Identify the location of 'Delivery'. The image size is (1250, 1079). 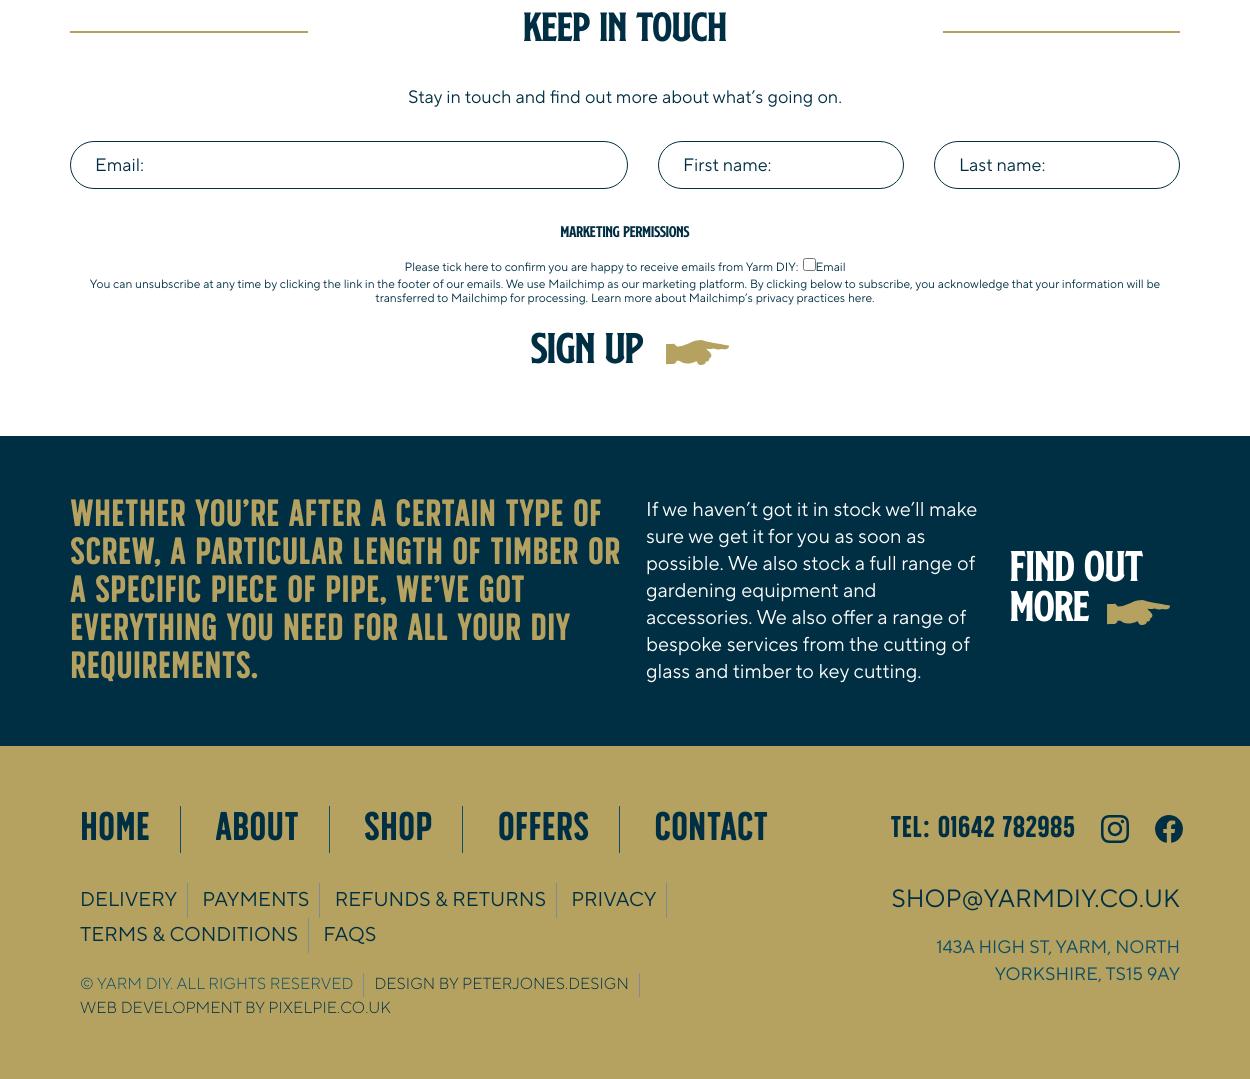
(79, 898).